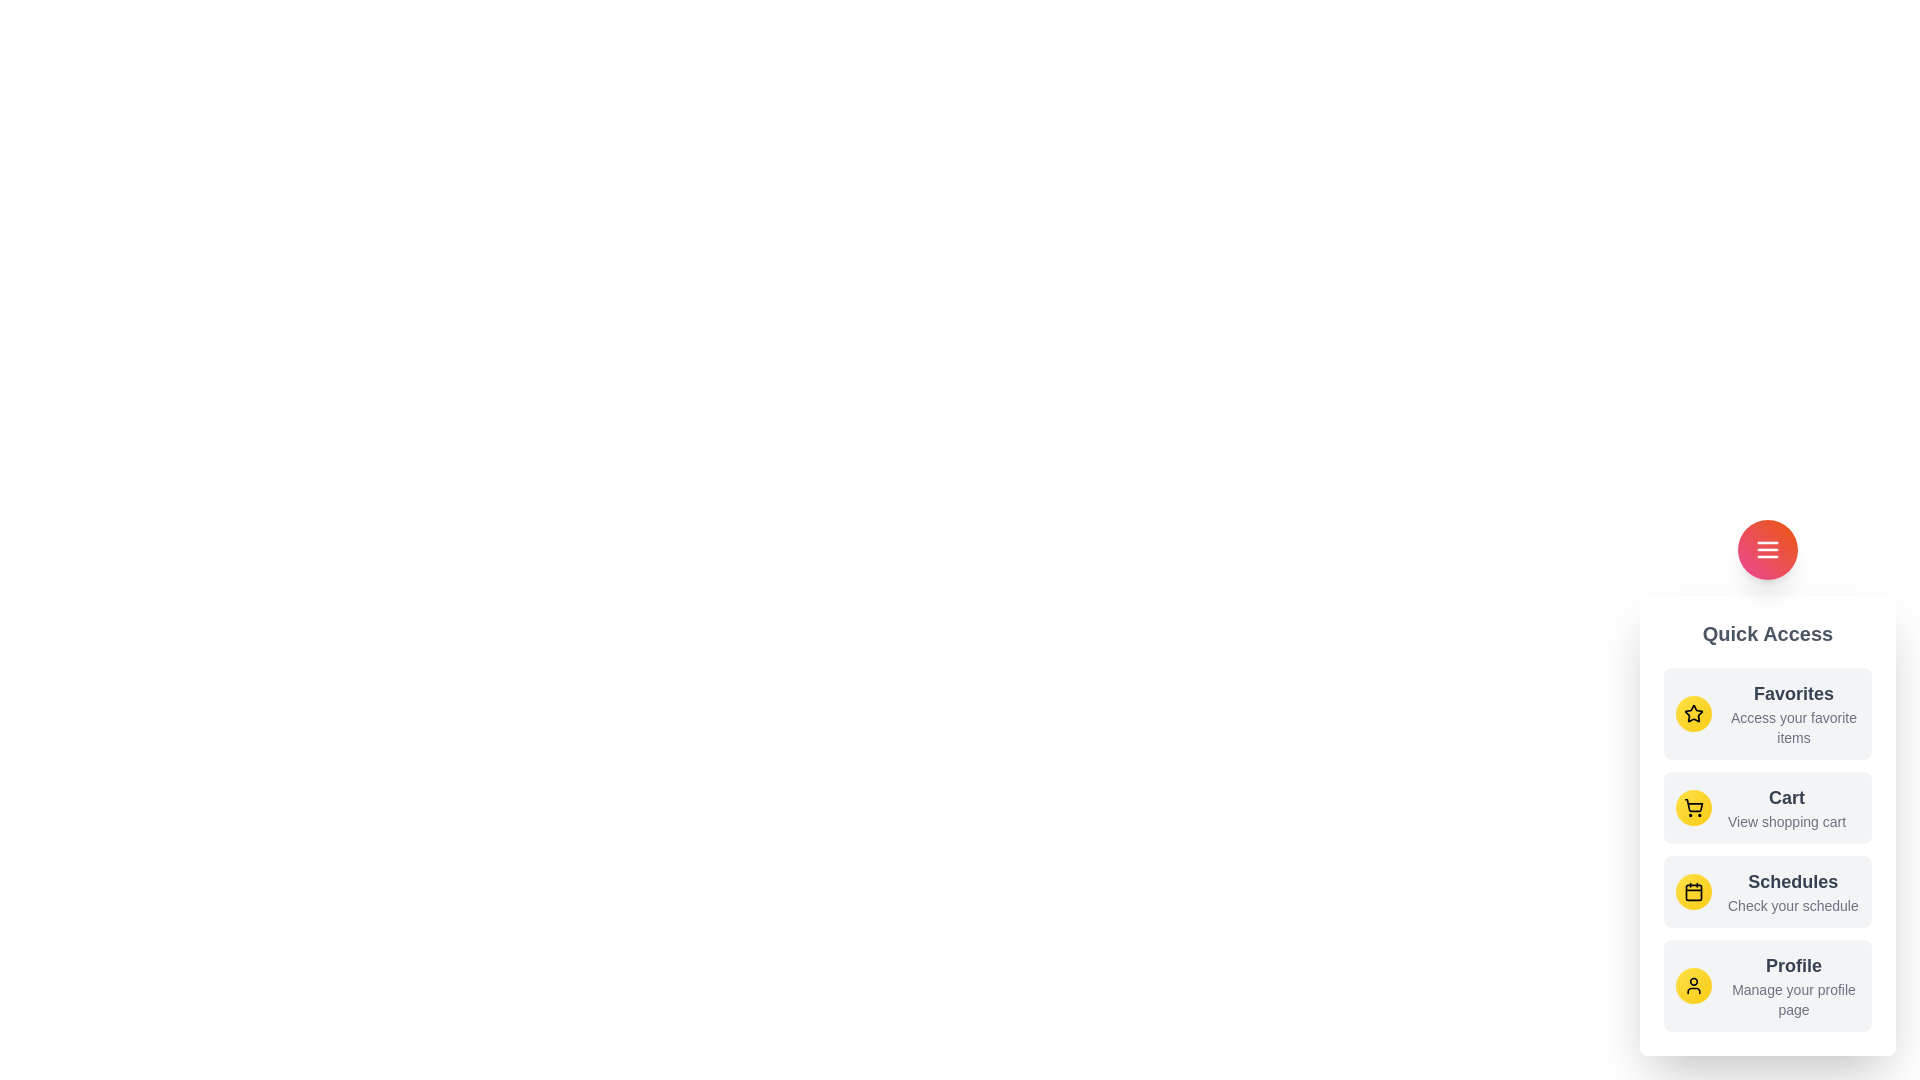 Image resolution: width=1920 pixels, height=1080 pixels. Describe the element at coordinates (1767, 806) in the screenshot. I see `the 'Cart' option in the InteractiveSpeedDial component` at that location.